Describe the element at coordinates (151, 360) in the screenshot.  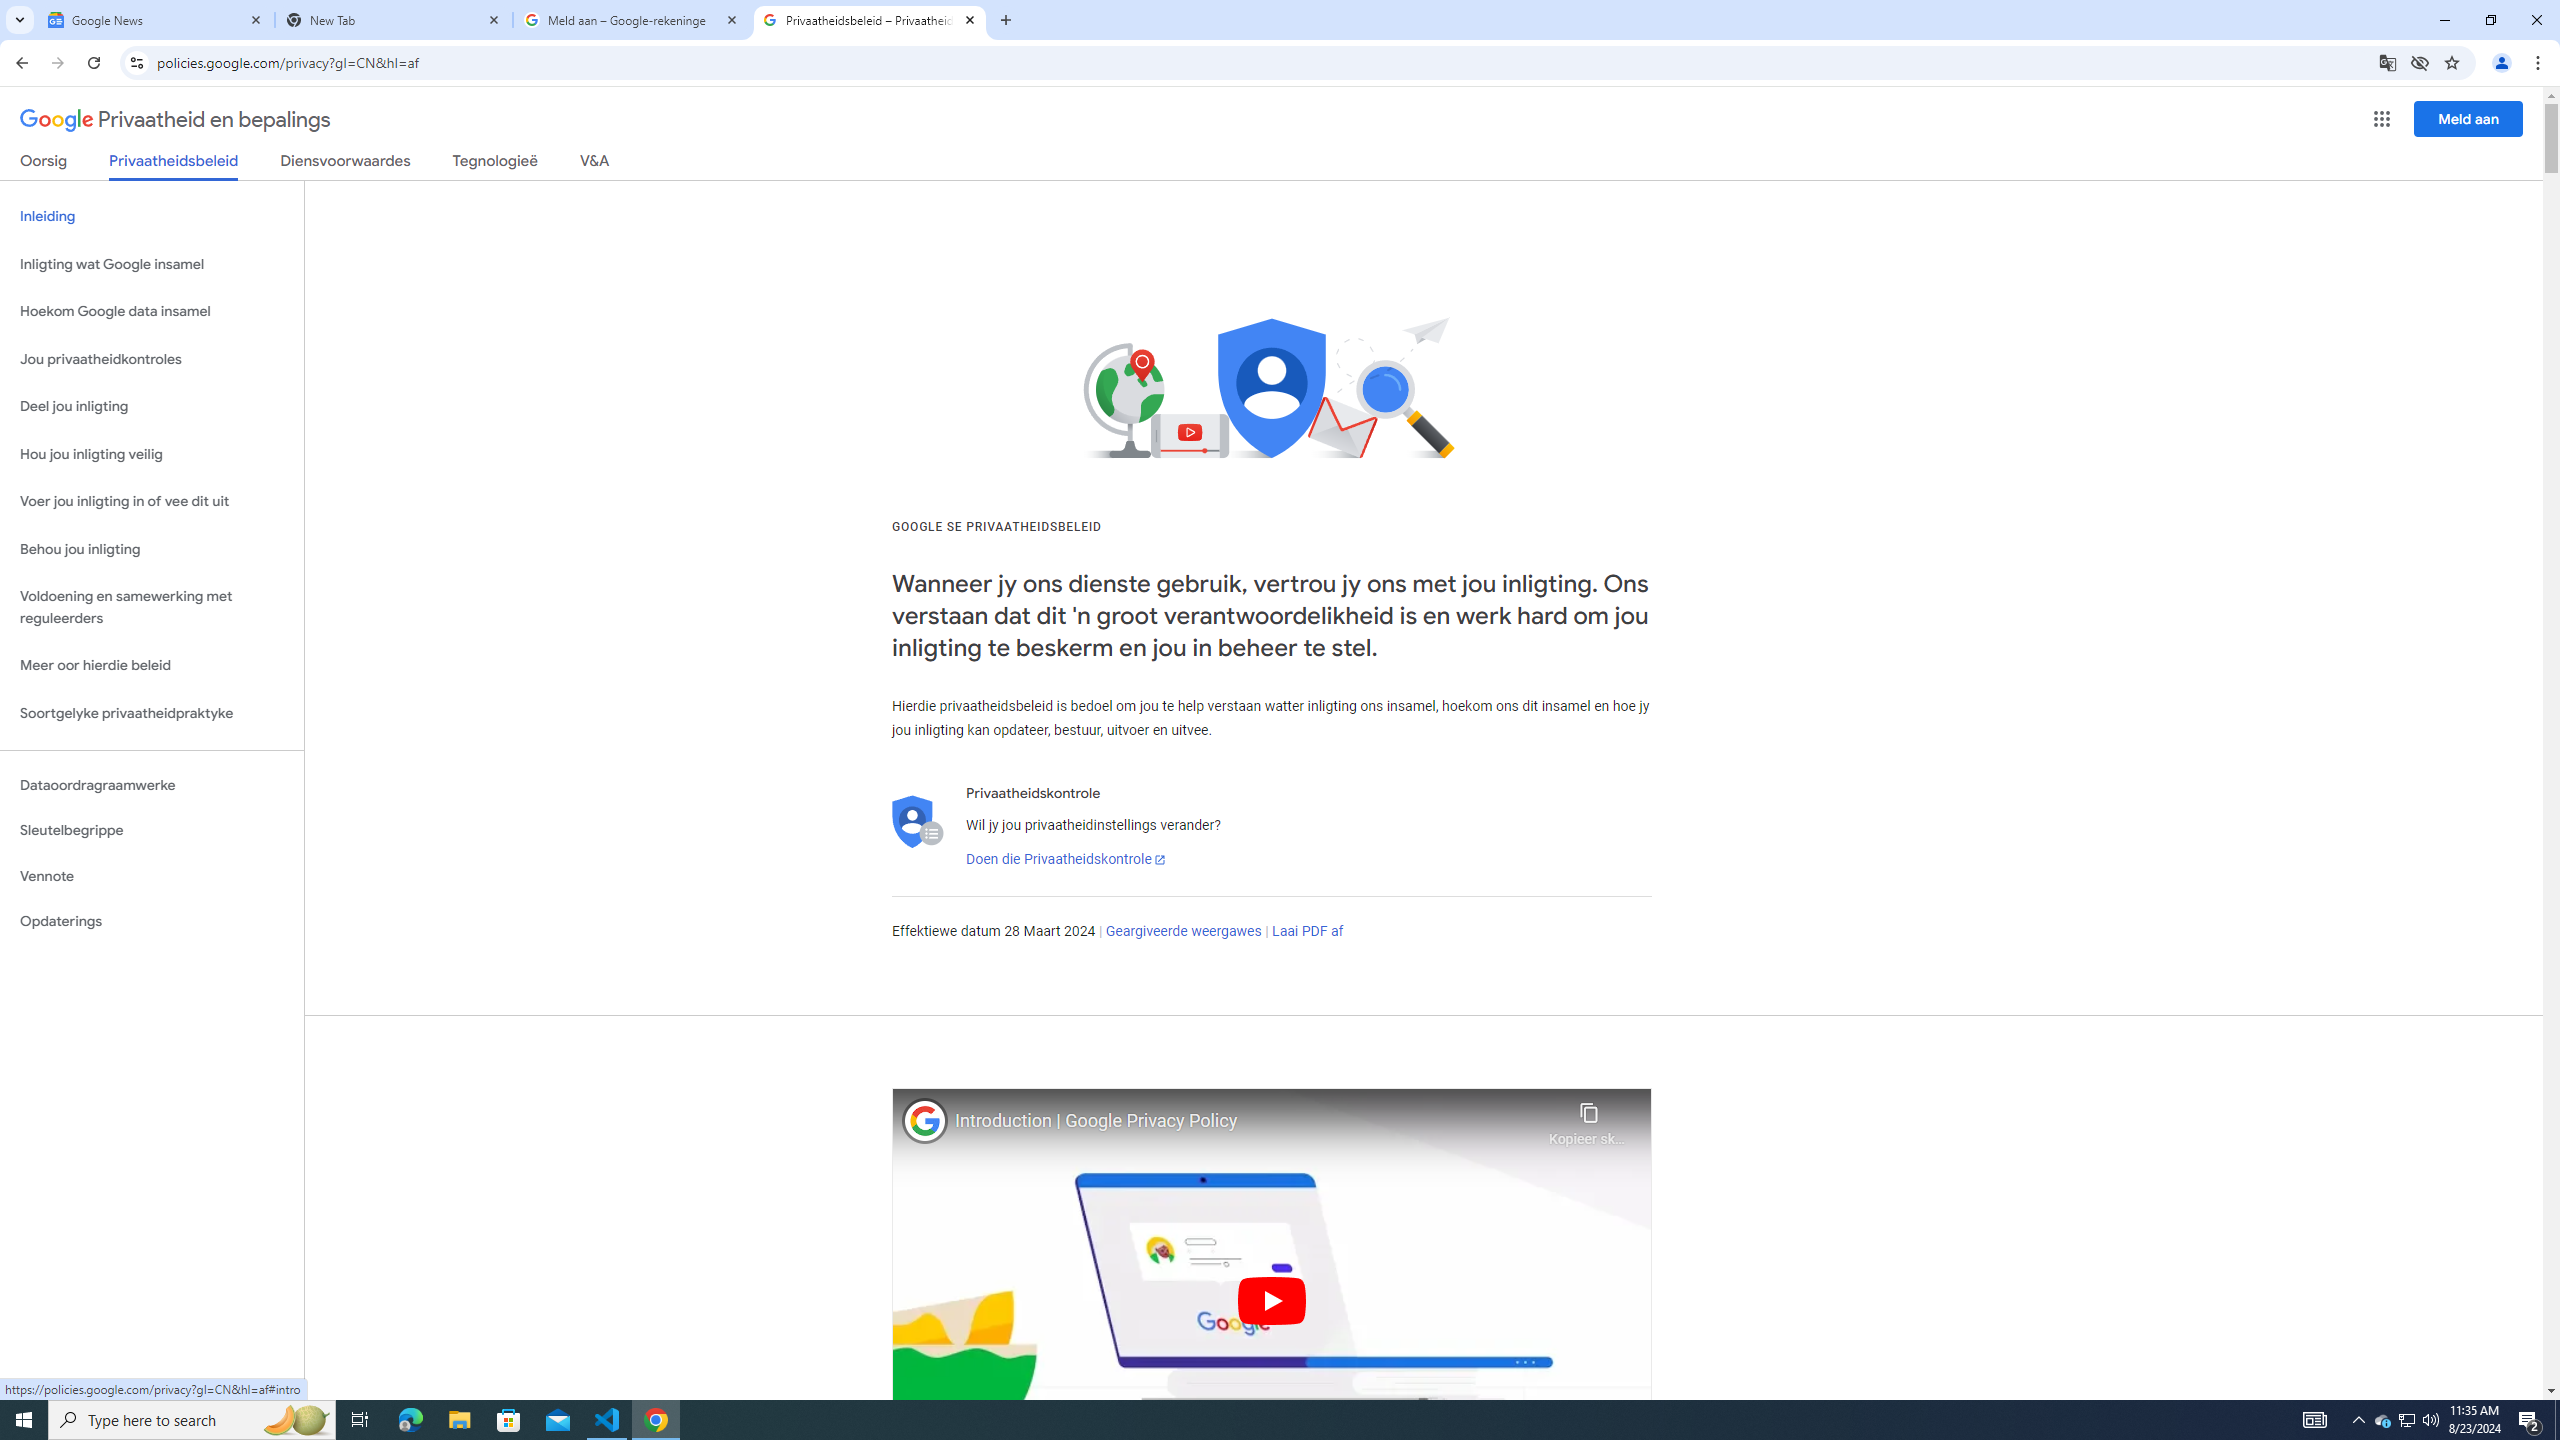
I see `'Jou privaatheidkontroles'` at that location.